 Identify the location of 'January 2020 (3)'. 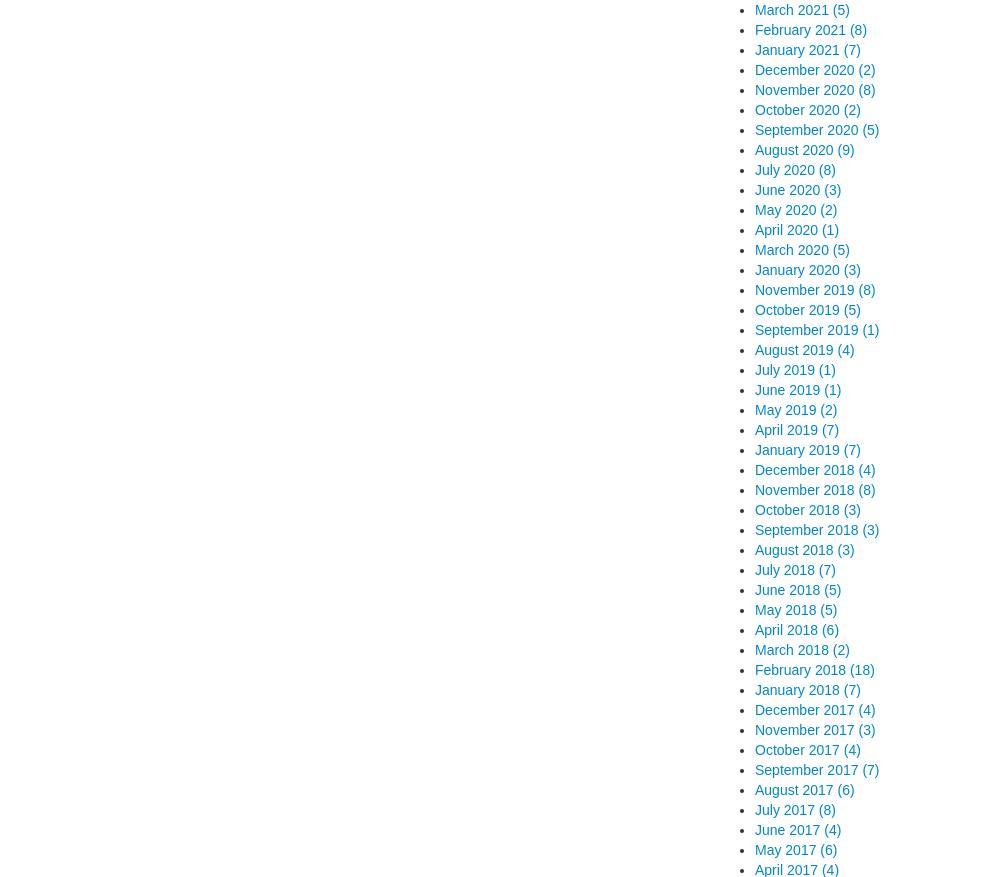
(807, 270).